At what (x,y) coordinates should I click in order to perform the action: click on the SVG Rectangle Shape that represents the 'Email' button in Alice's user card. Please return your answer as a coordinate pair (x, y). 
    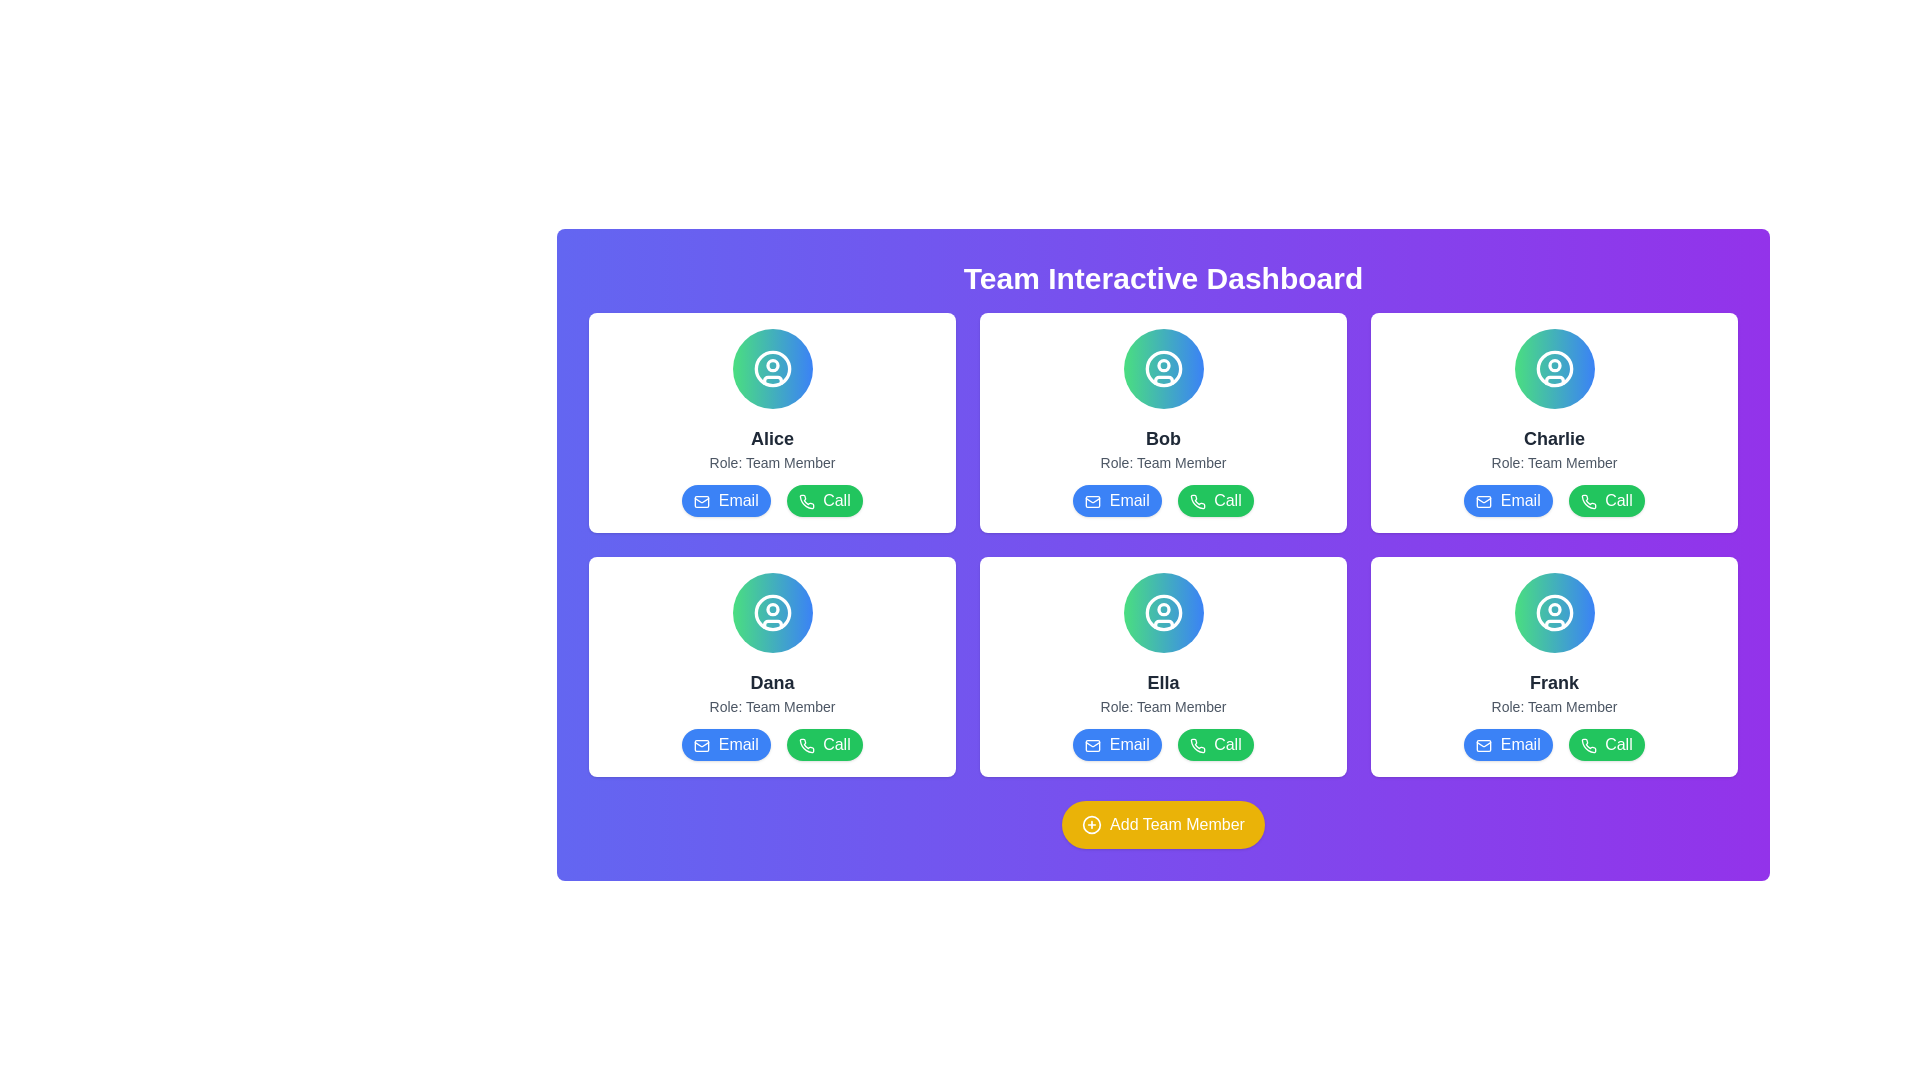
    Looking at the image, I should click on (702, 500).